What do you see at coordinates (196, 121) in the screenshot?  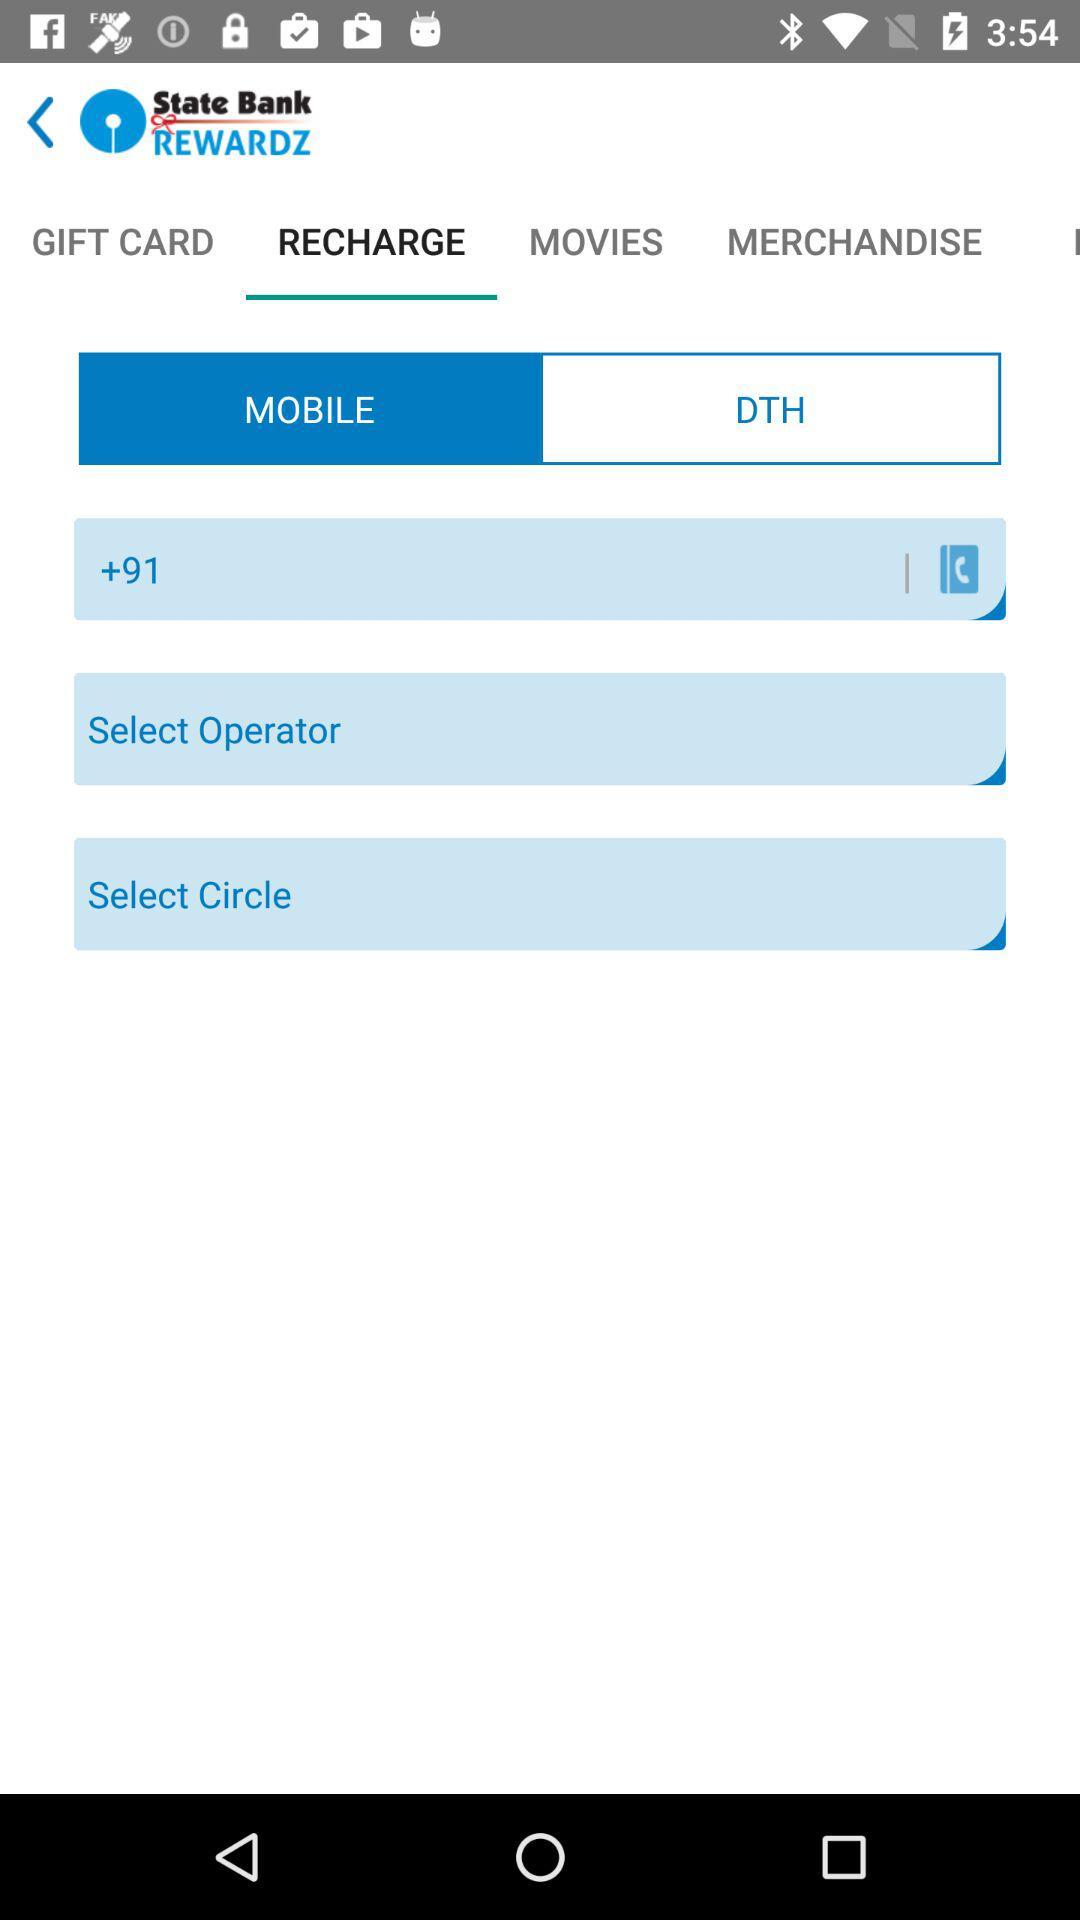 I see `tap to go to webpage` at bounding box center [196, 121].